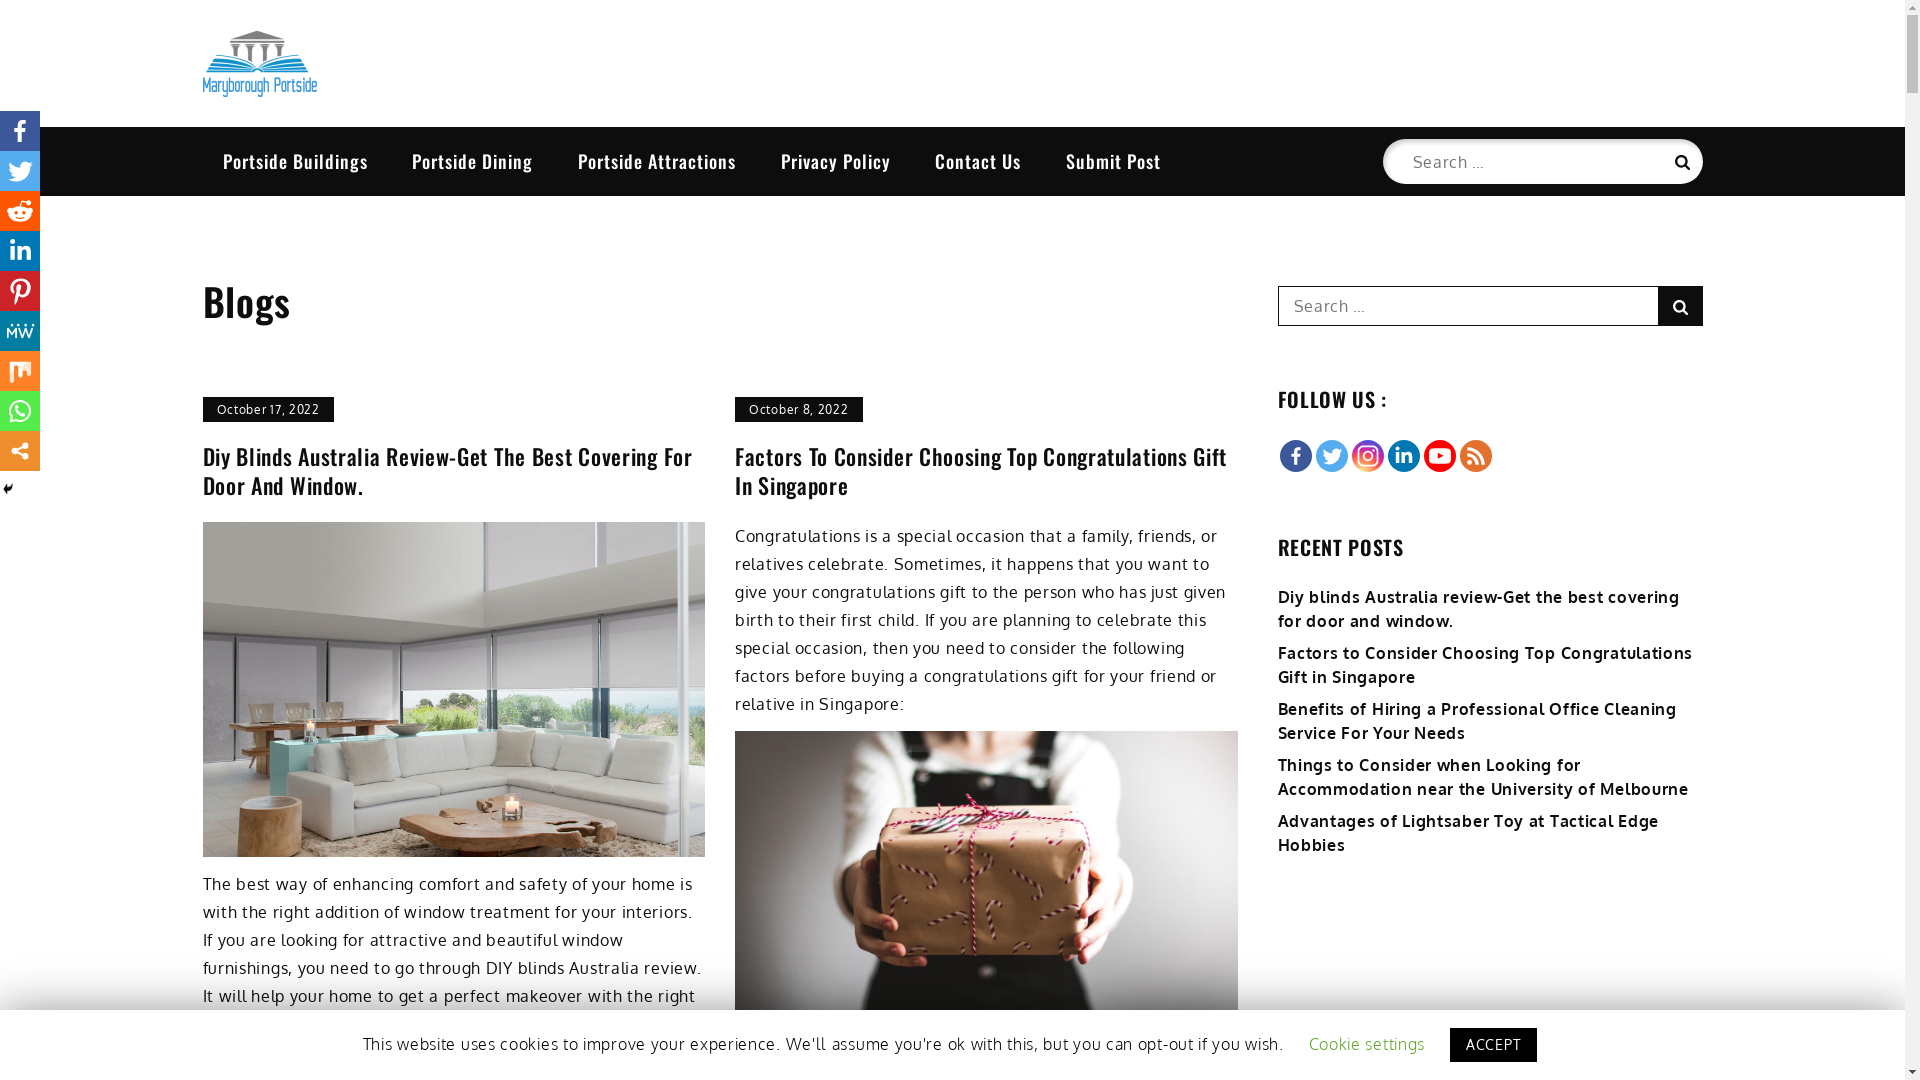 This screenshot has width=1920, height=1080. I want to click on 'October 8, 2022', so click(797, 408).